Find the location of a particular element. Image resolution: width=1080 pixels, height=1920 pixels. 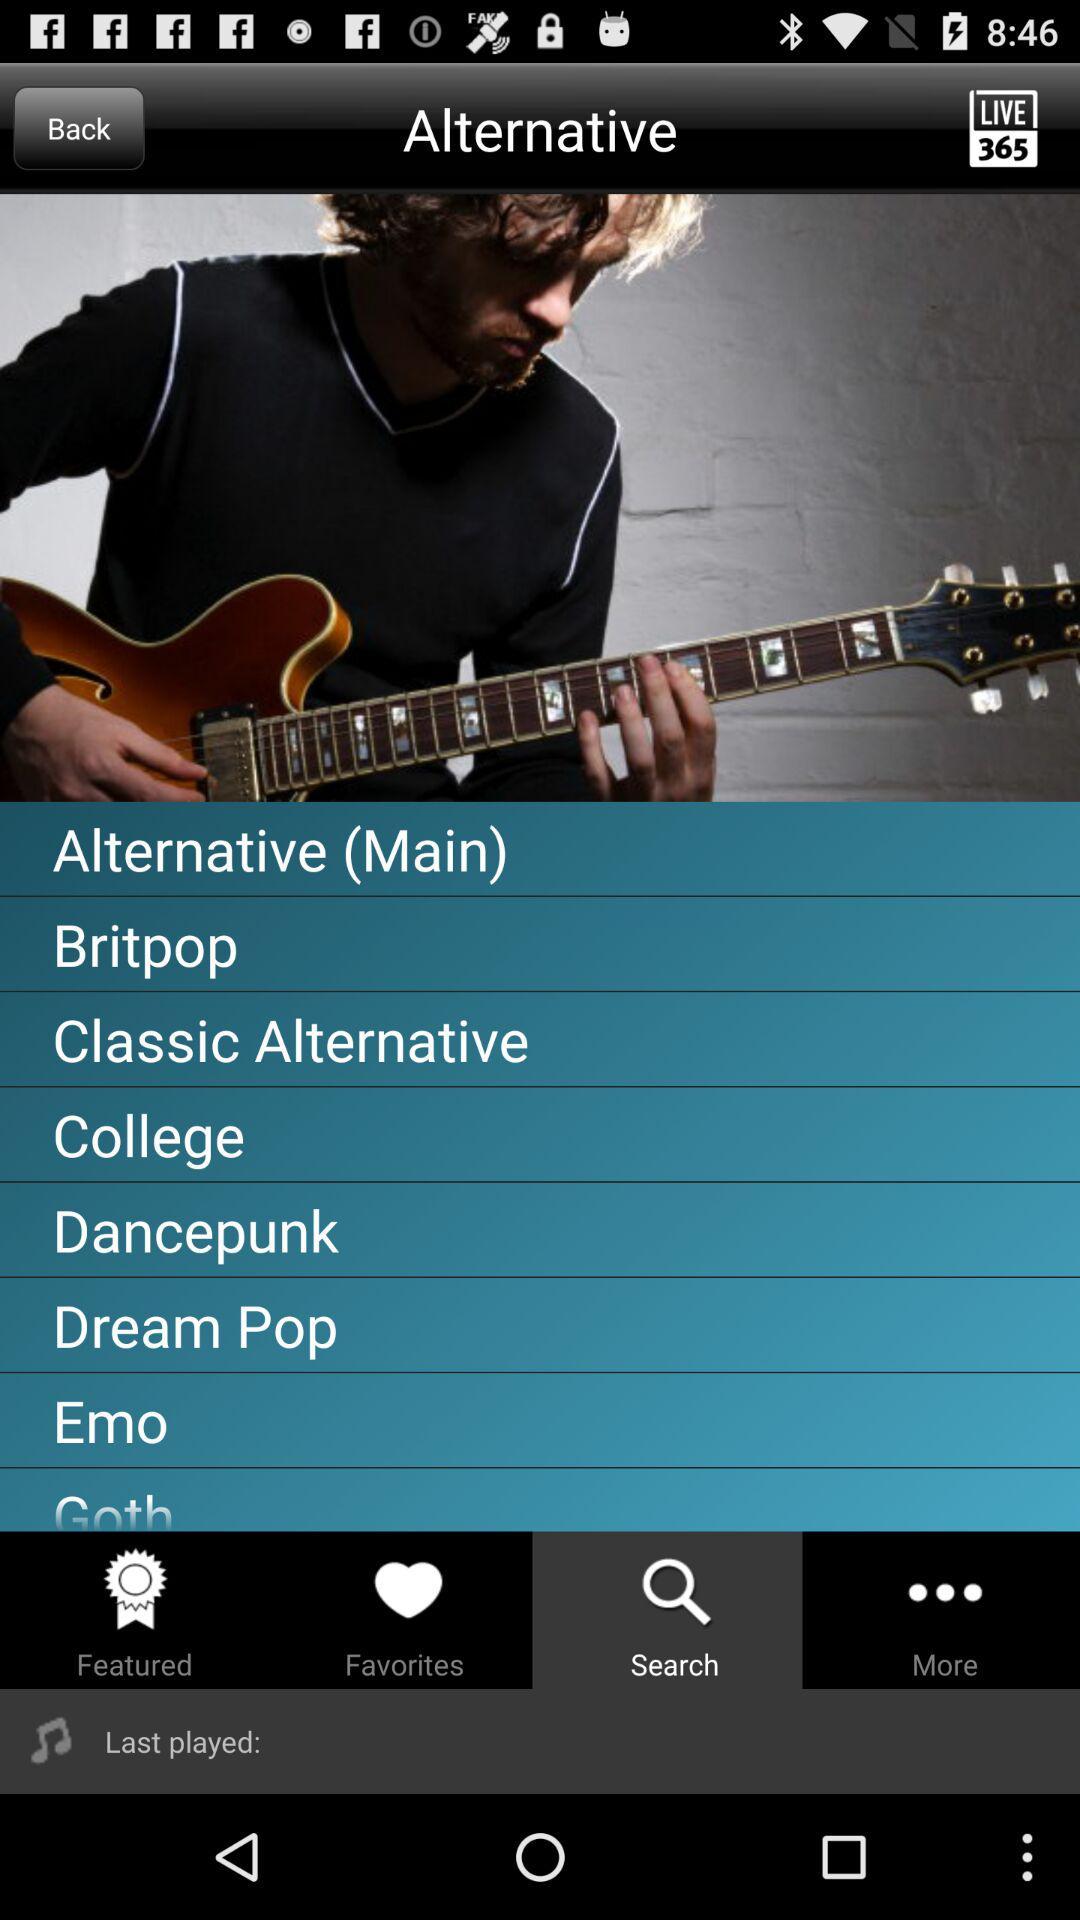

icon above the alternative (main) icon is located at coordinates (540, 498).